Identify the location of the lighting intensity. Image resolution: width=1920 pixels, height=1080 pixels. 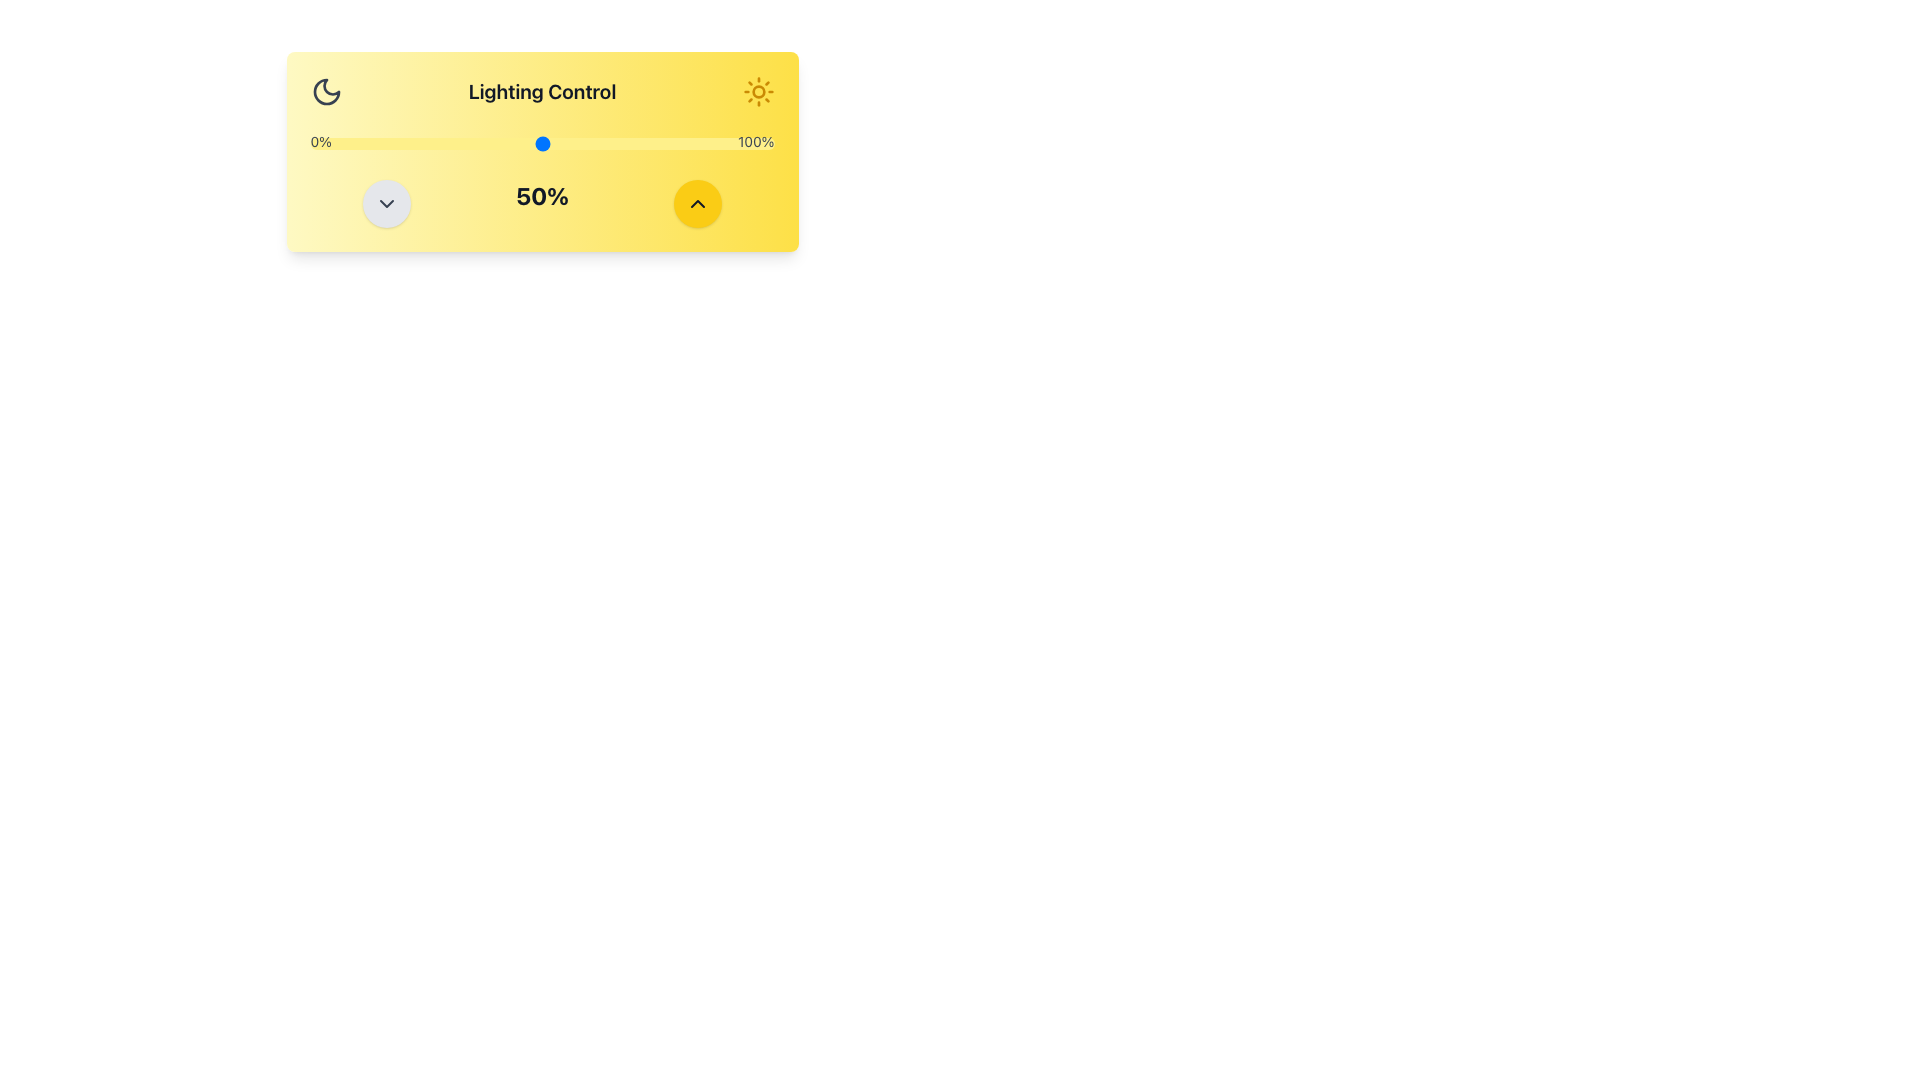
(634, 142).